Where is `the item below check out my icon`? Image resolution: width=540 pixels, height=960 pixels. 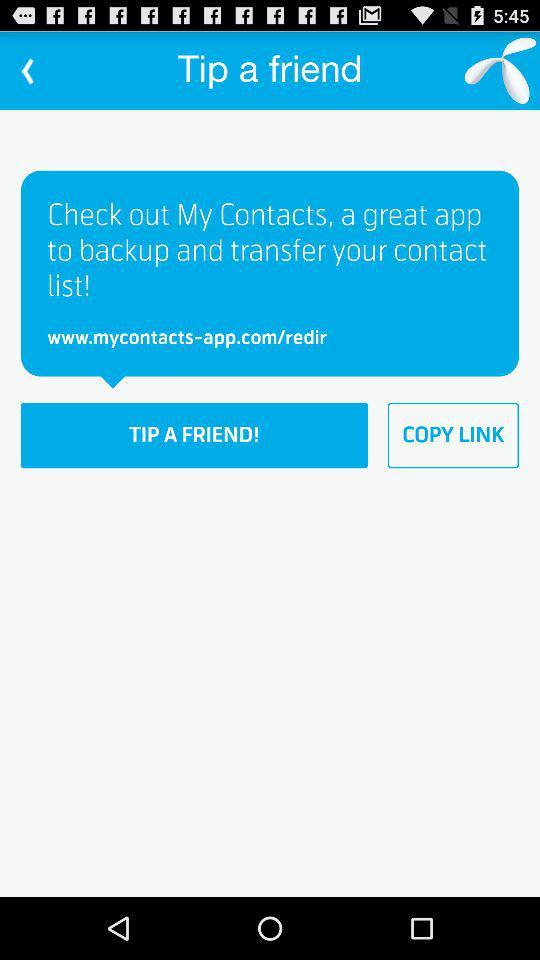
the item below check out my icon is located at coordinates (453, 435).